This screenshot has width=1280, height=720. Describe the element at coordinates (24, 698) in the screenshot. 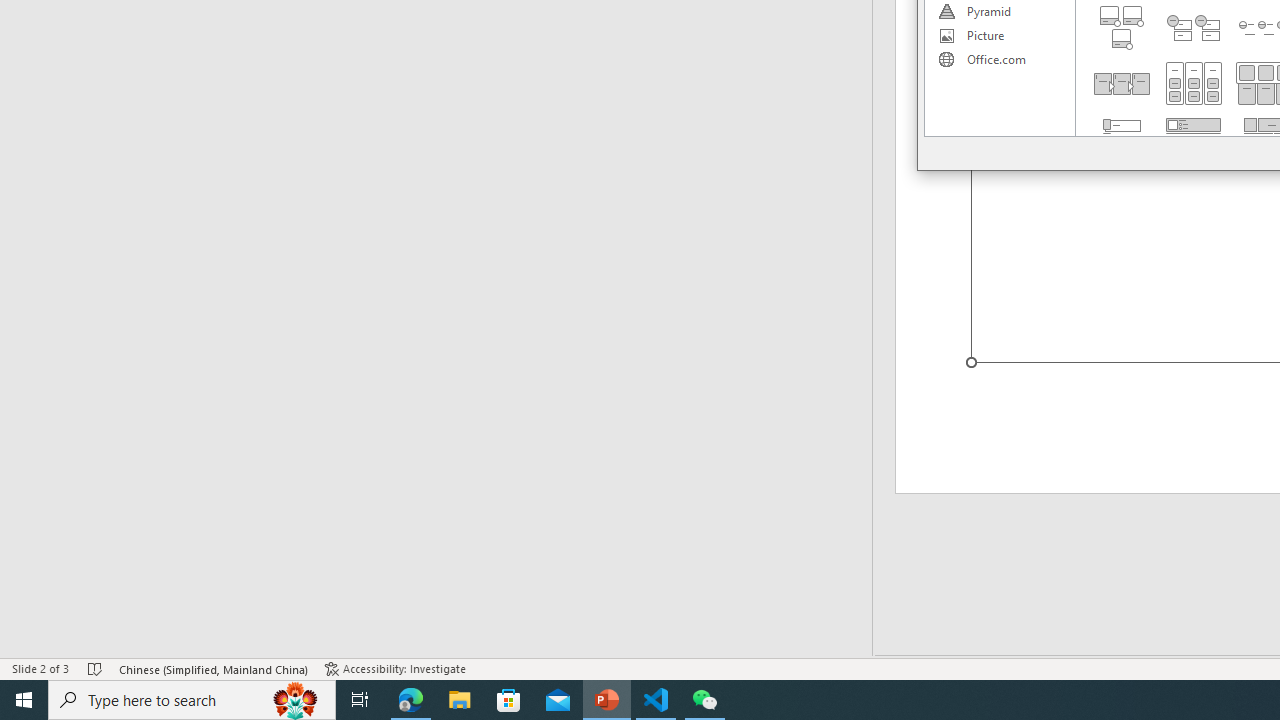

I see `'Start'` at that location.